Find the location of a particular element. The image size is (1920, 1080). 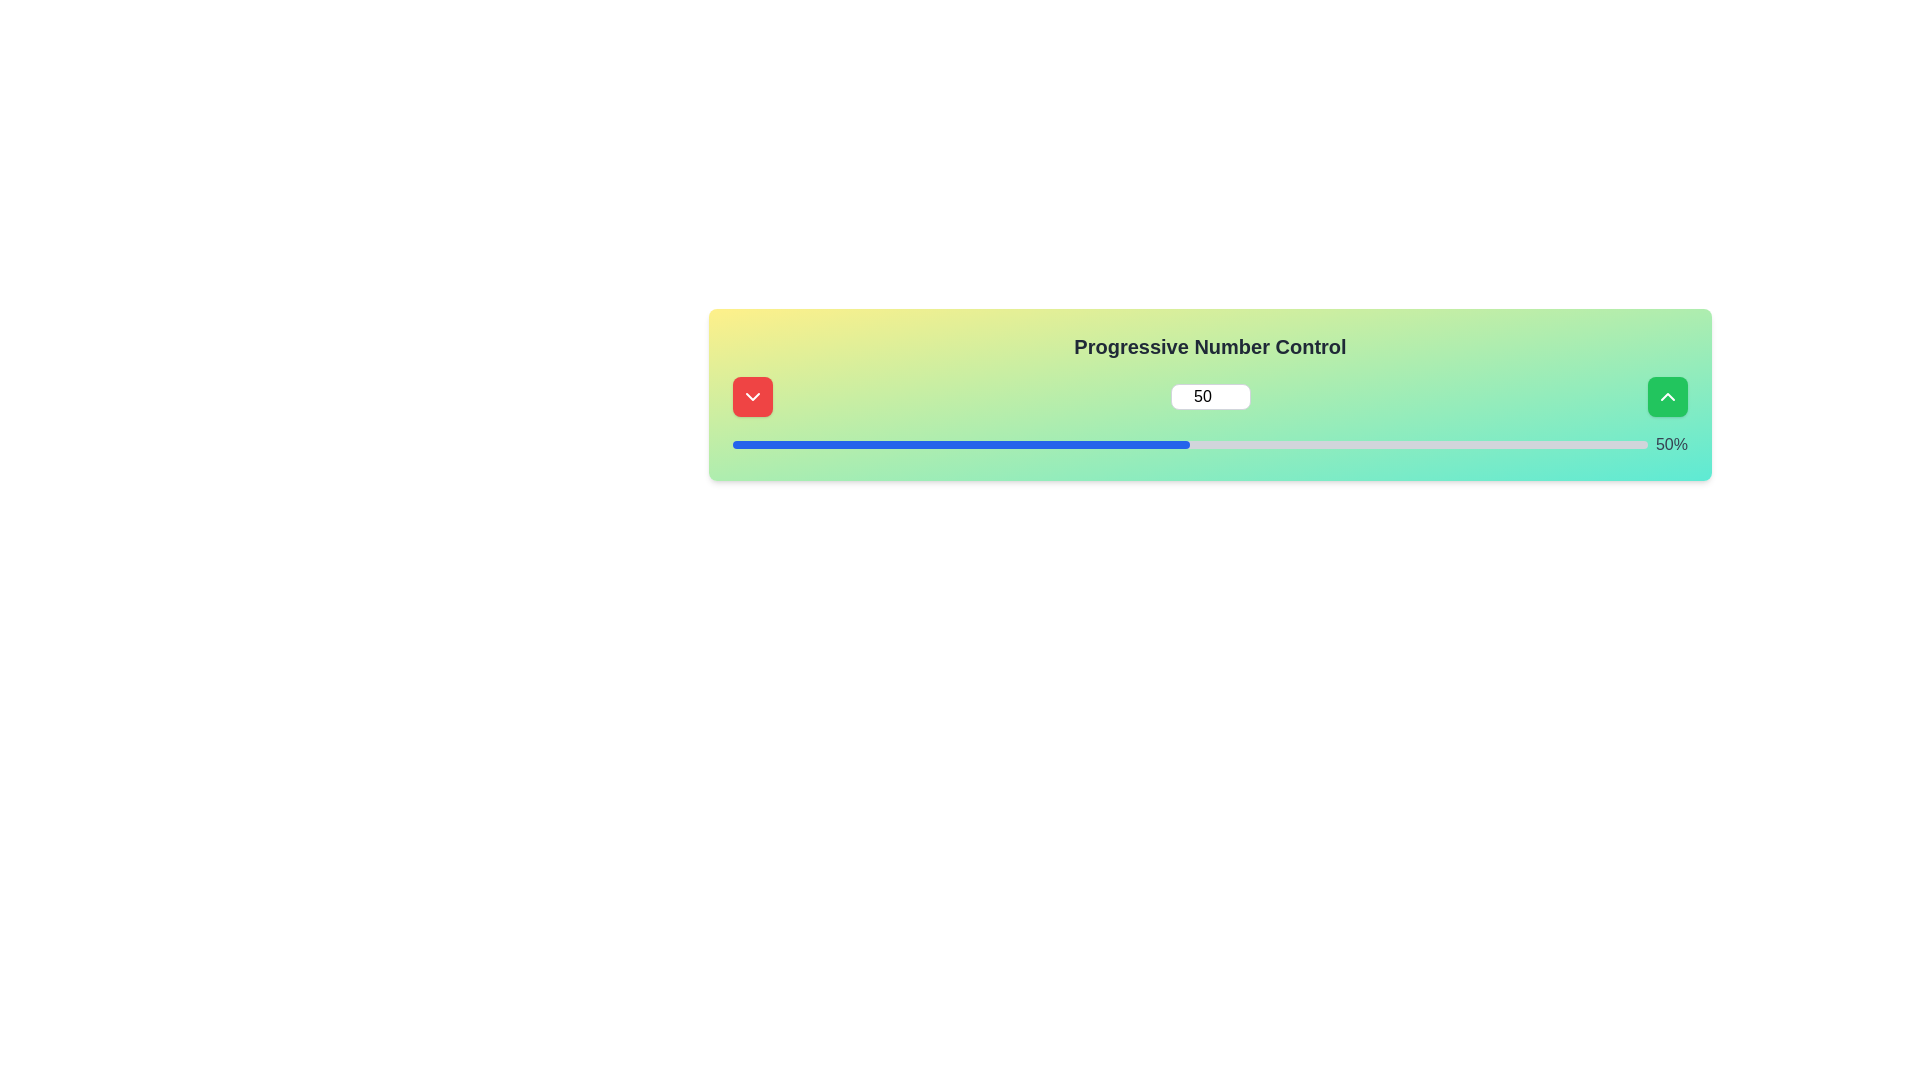

the red button with a white downward-pointing chevron icon located on the left side of the interface is located at coordinates (752, 397).